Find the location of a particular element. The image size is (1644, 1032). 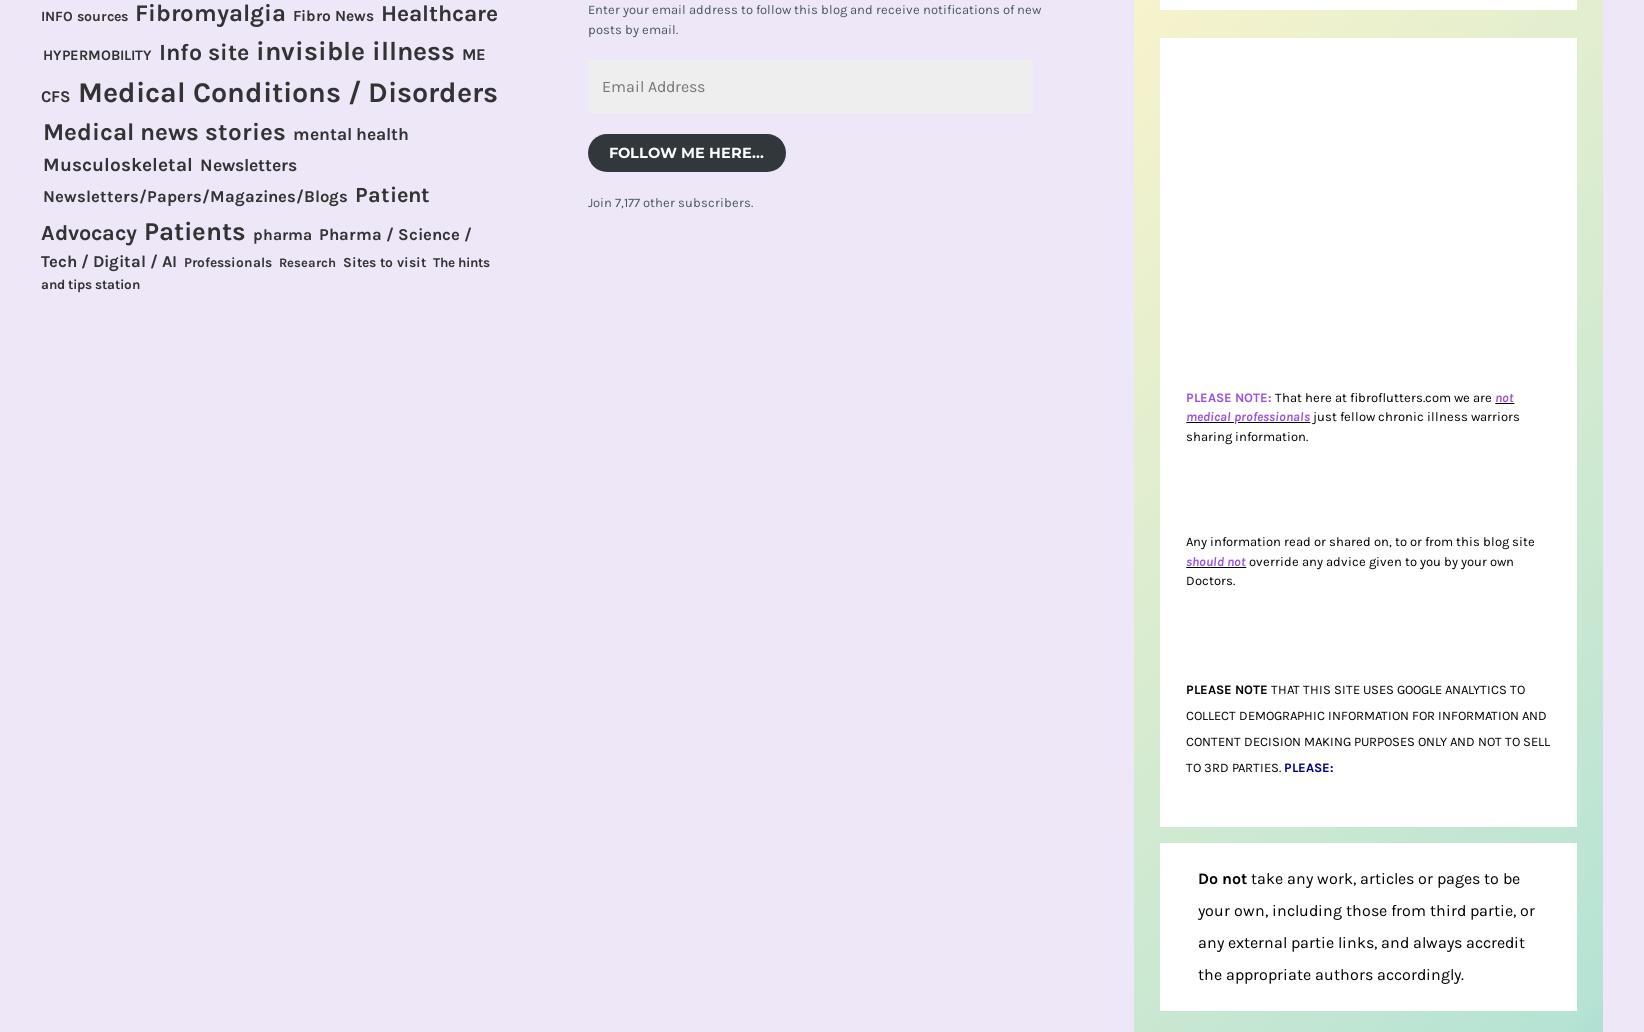

'pharma' is located at coordinates (282, 232).